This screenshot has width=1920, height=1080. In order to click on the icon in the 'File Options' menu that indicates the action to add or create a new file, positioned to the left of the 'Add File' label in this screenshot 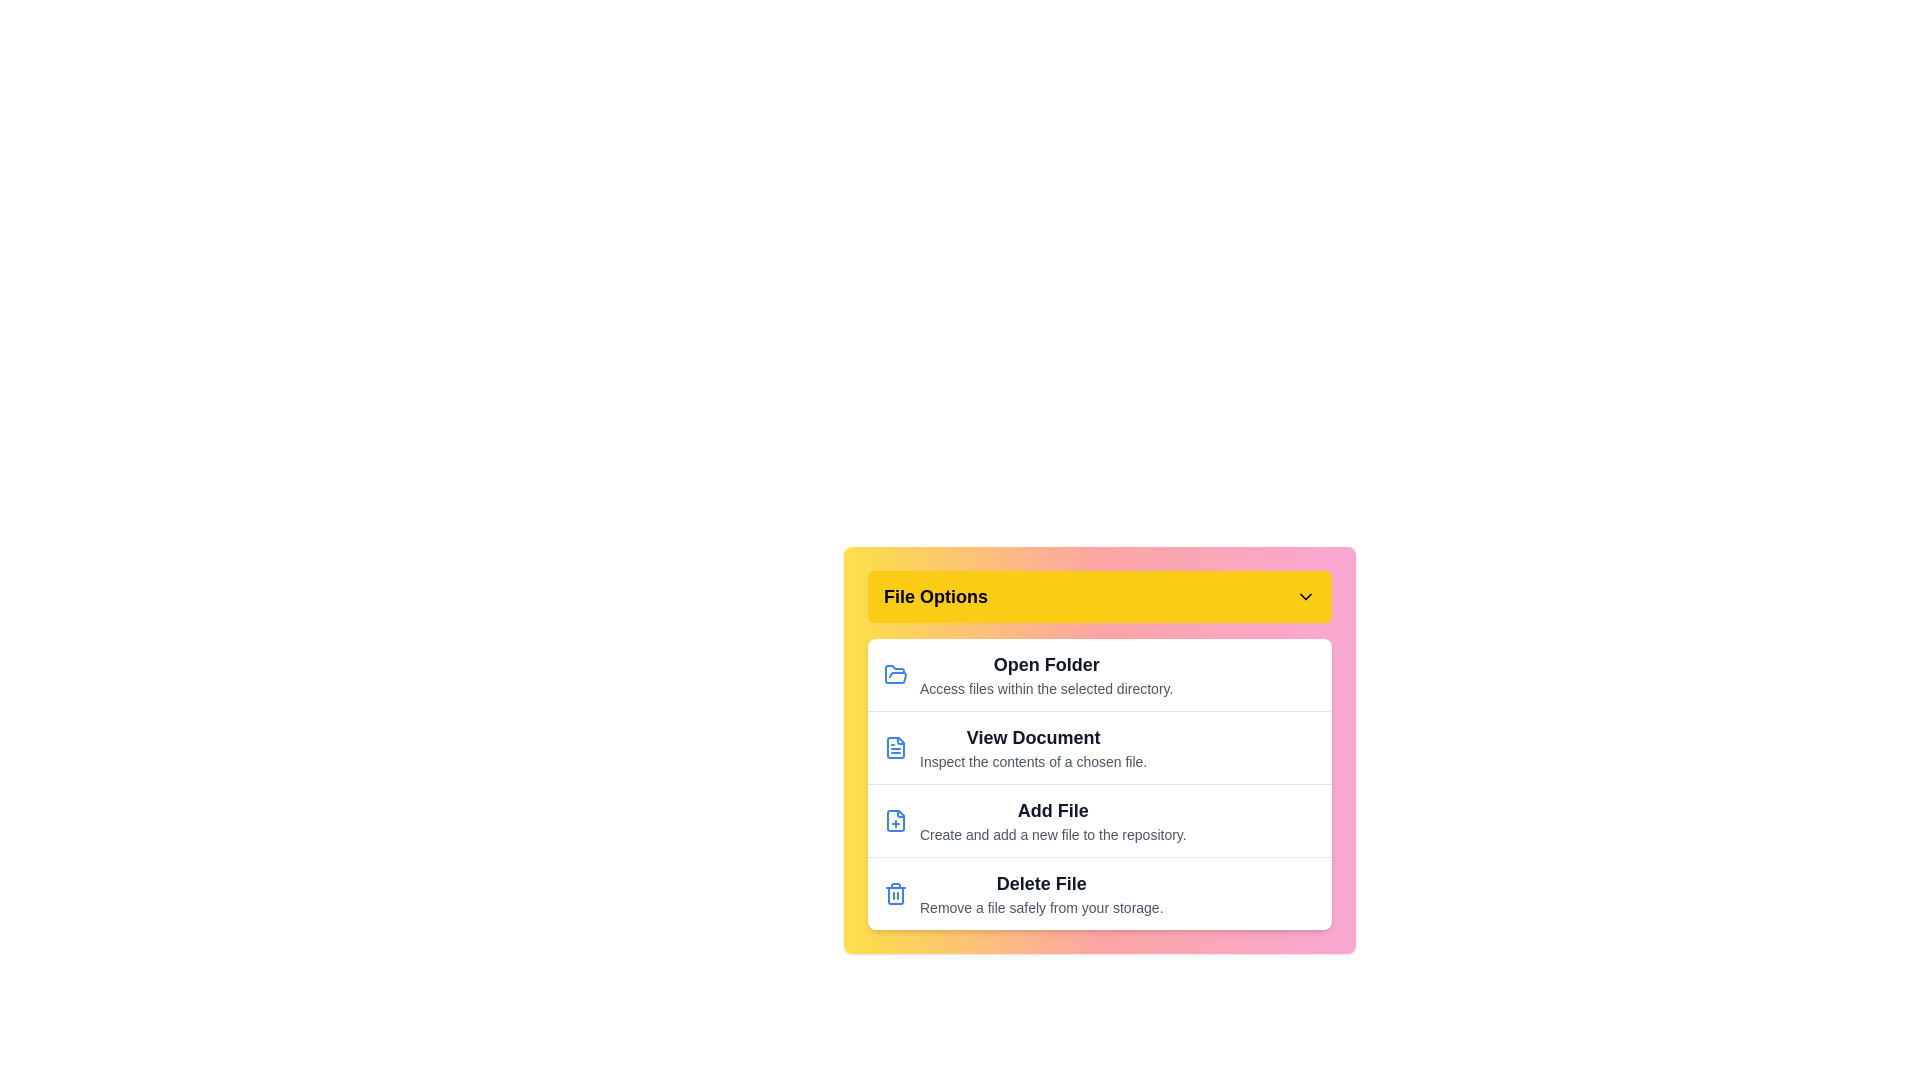, I will do `click(895, 821)`.